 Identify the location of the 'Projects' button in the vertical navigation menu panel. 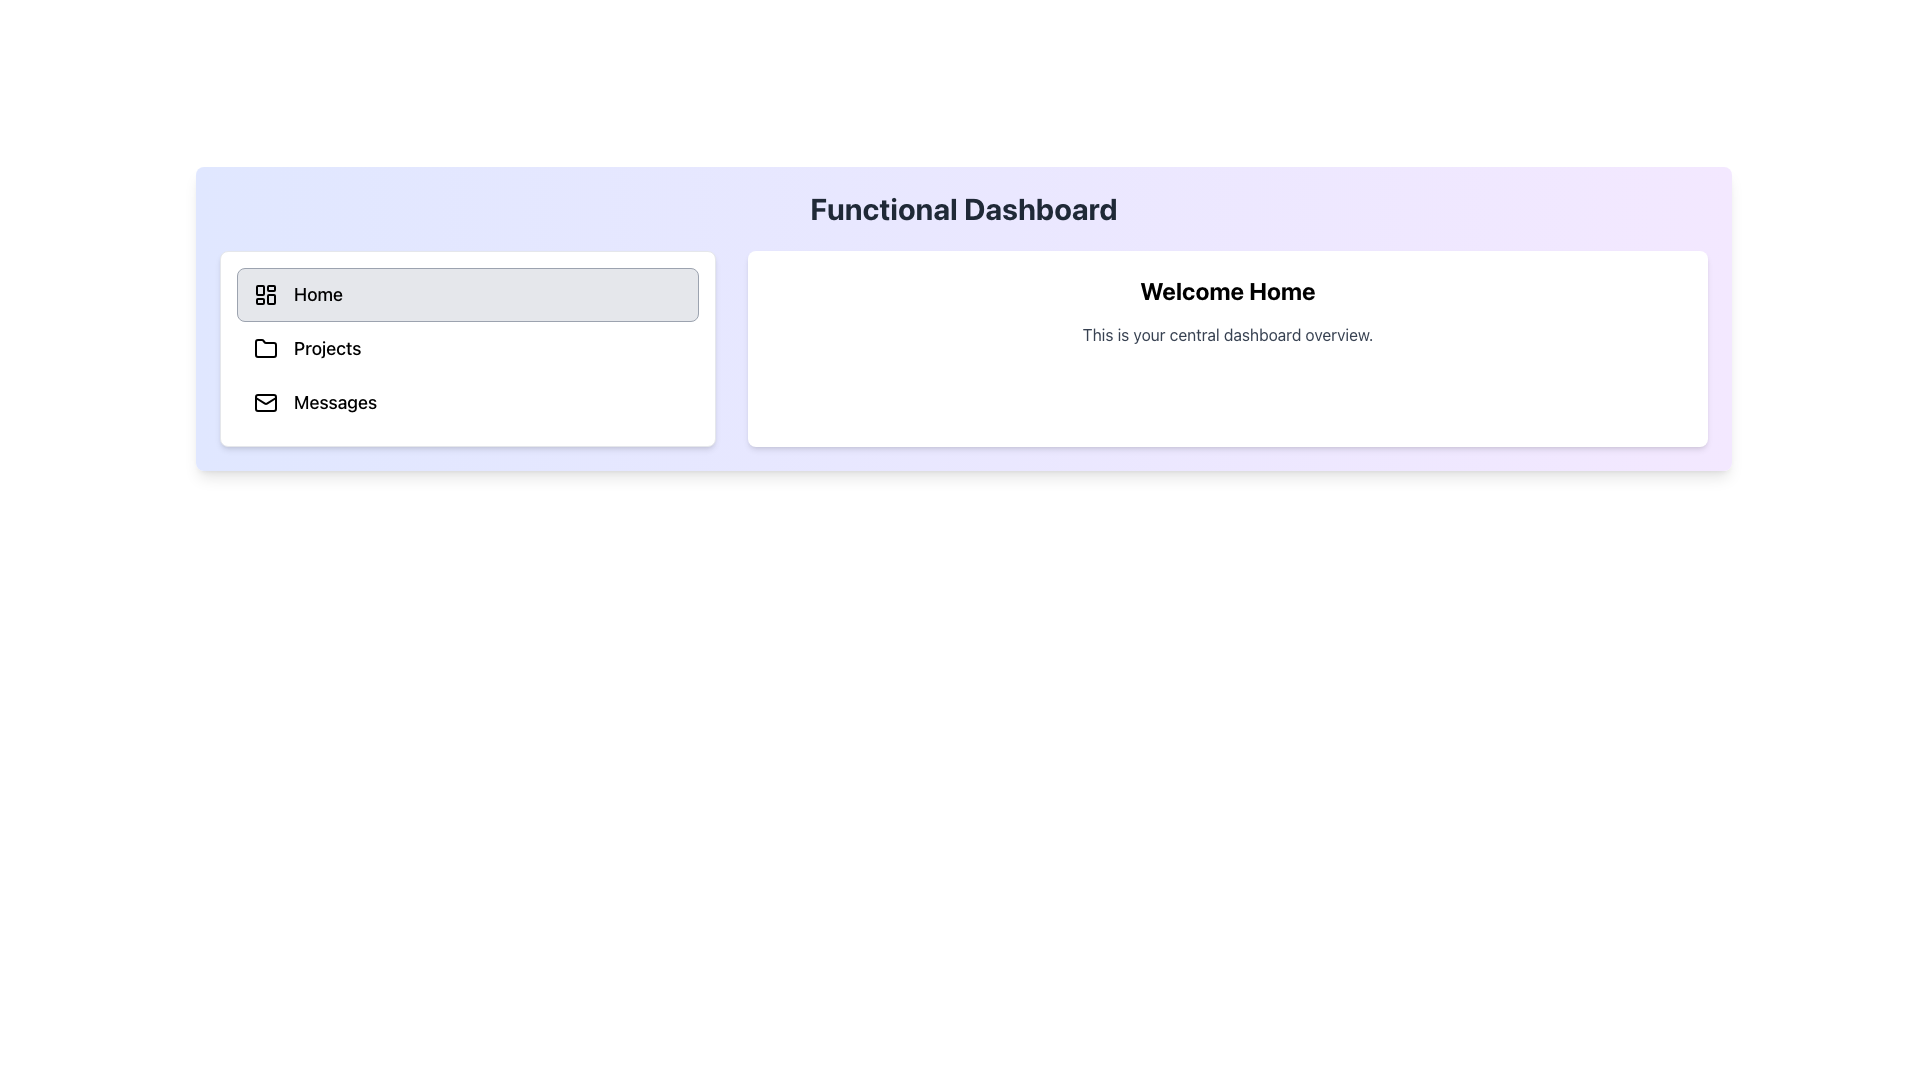
(466, 347).